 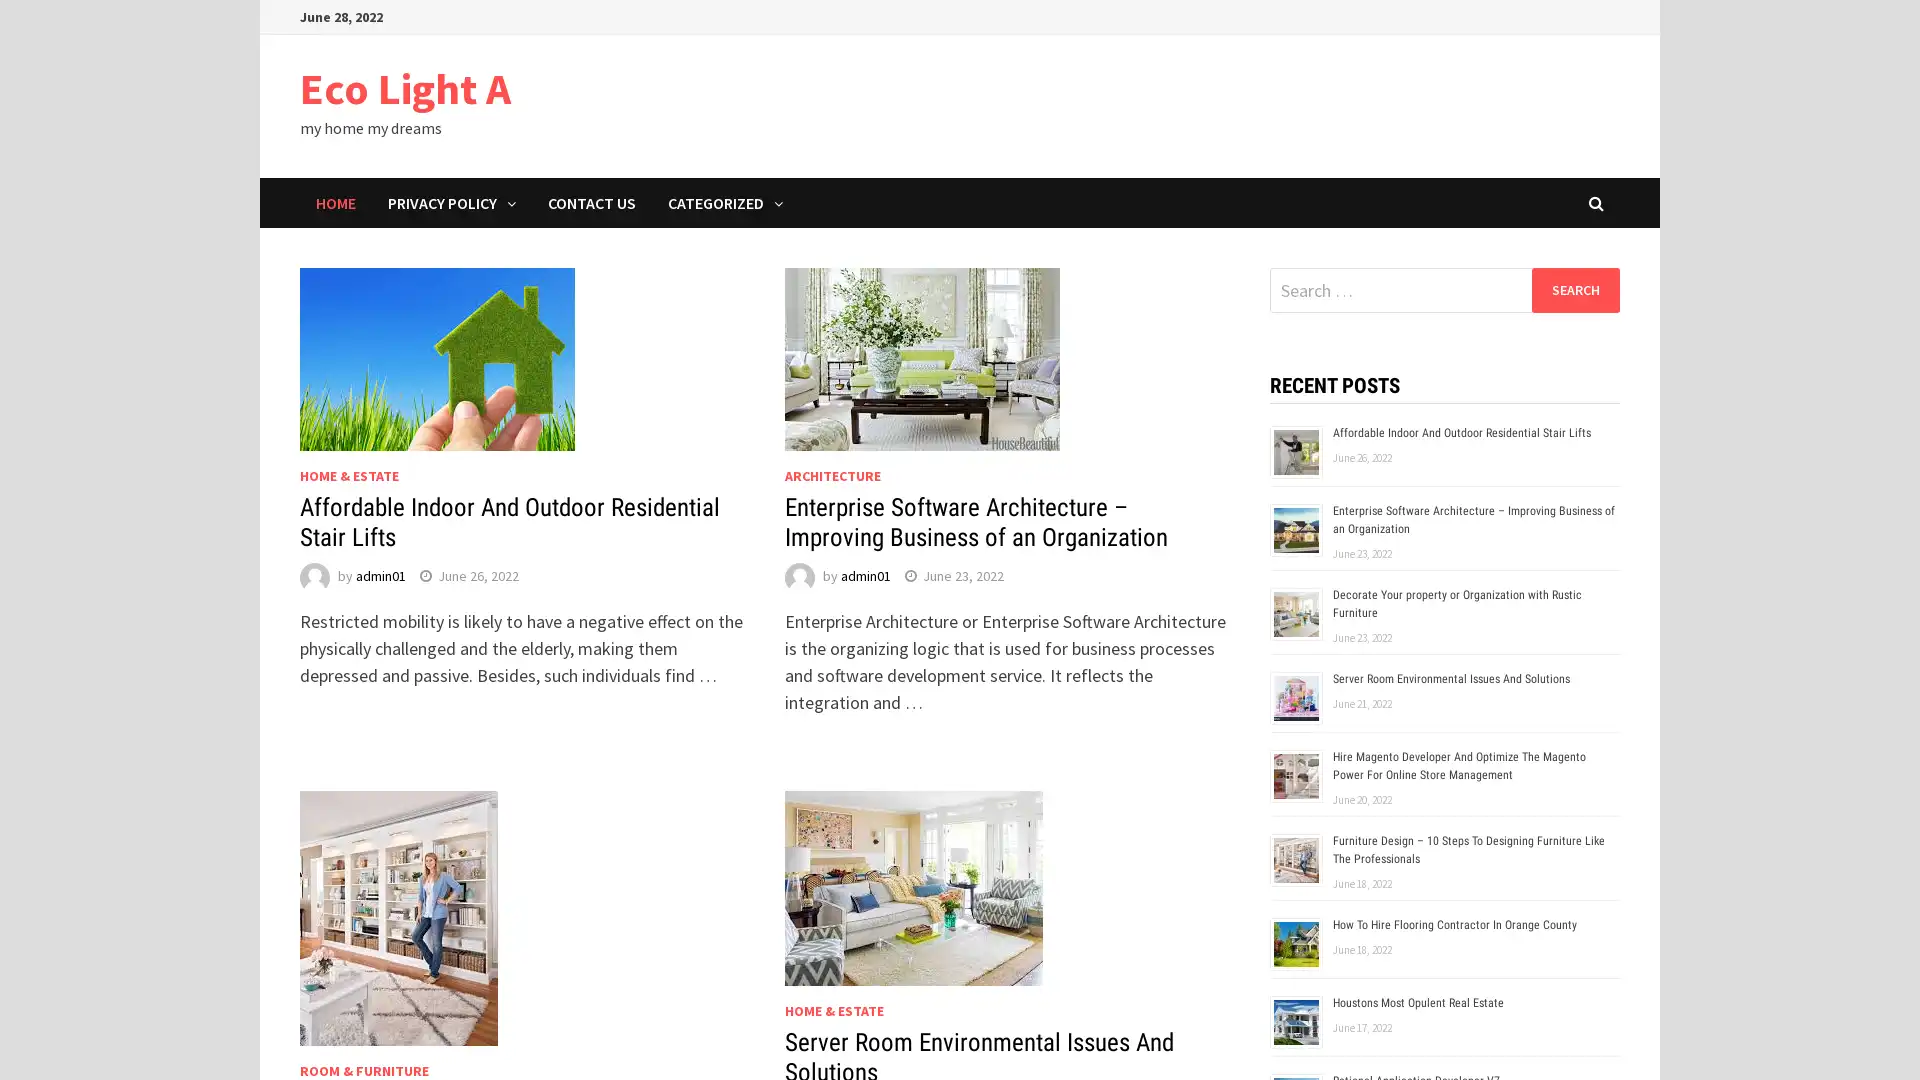 What do you see at coordinates (1574, 289) in the screenshot?
I see `Search` at bounding box center [1574, 289].